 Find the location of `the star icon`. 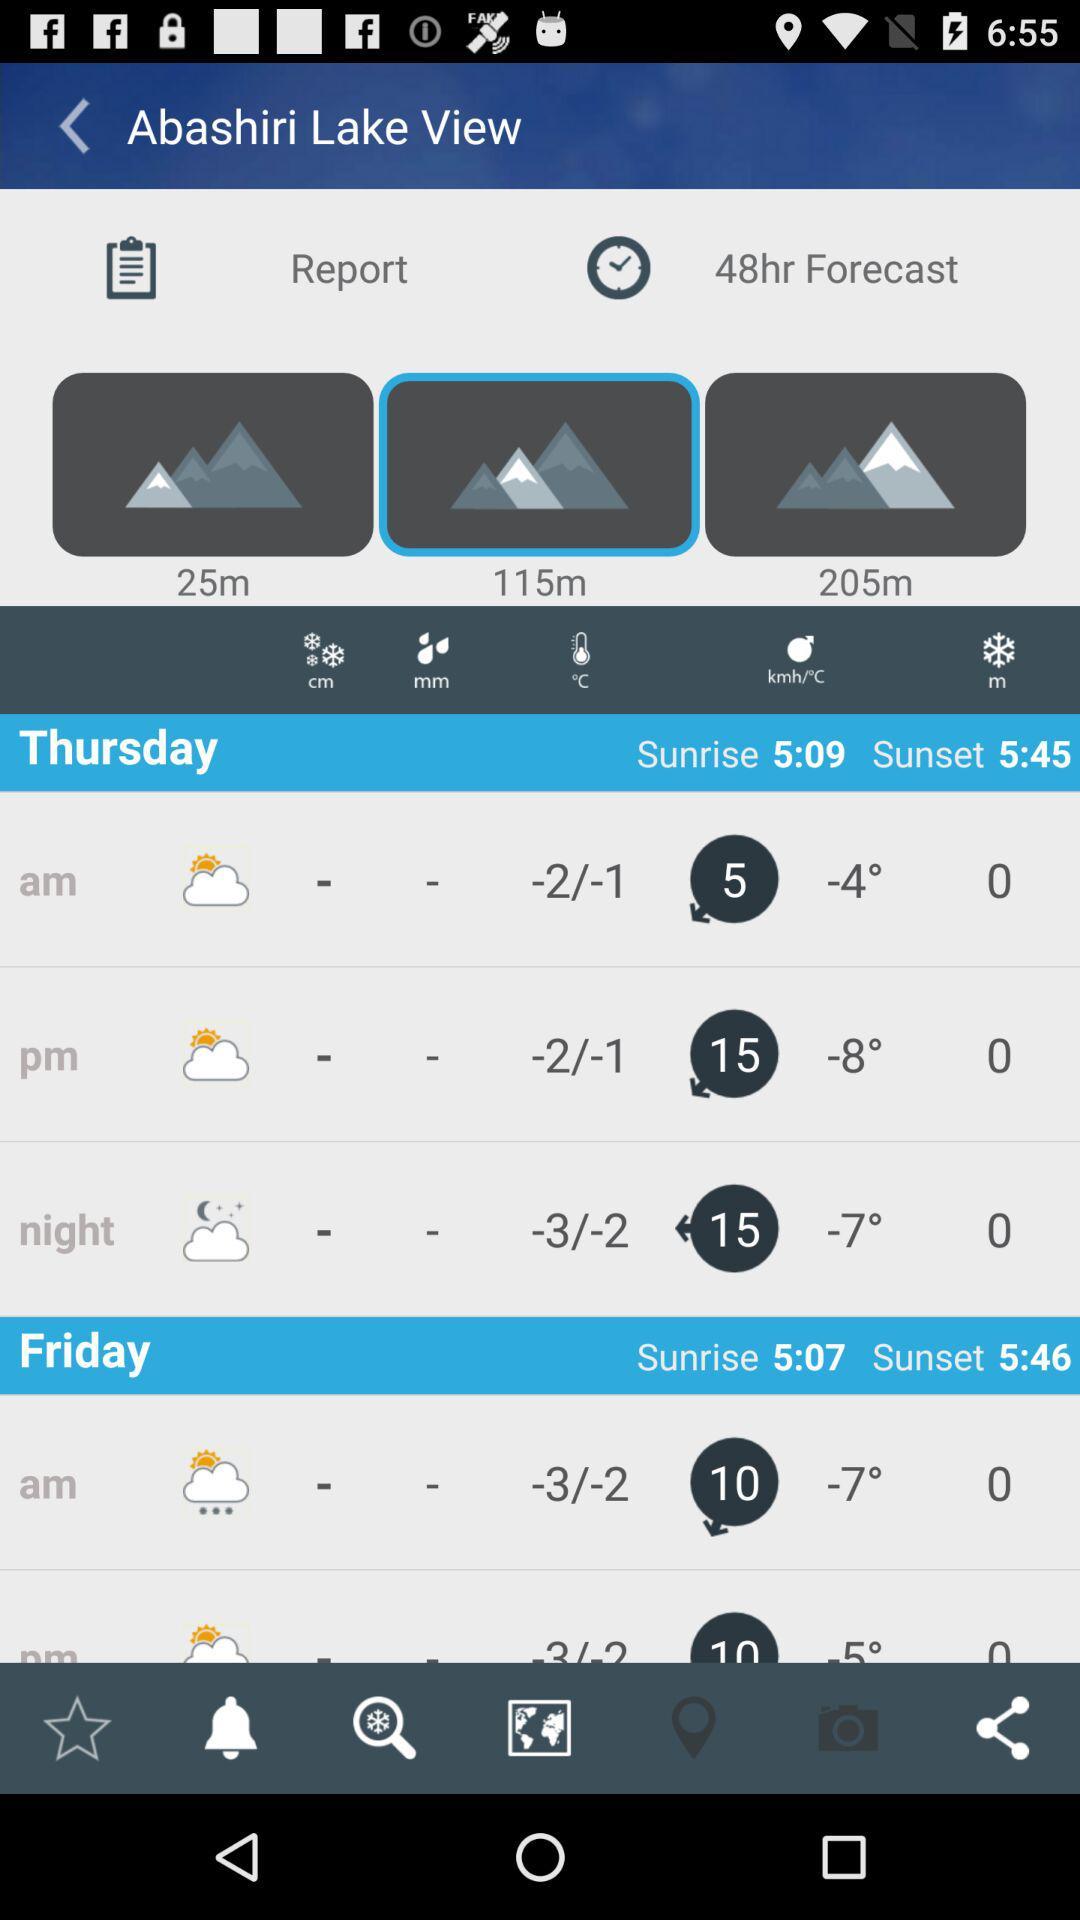

the star icon is located at coordinates (75, 1848).